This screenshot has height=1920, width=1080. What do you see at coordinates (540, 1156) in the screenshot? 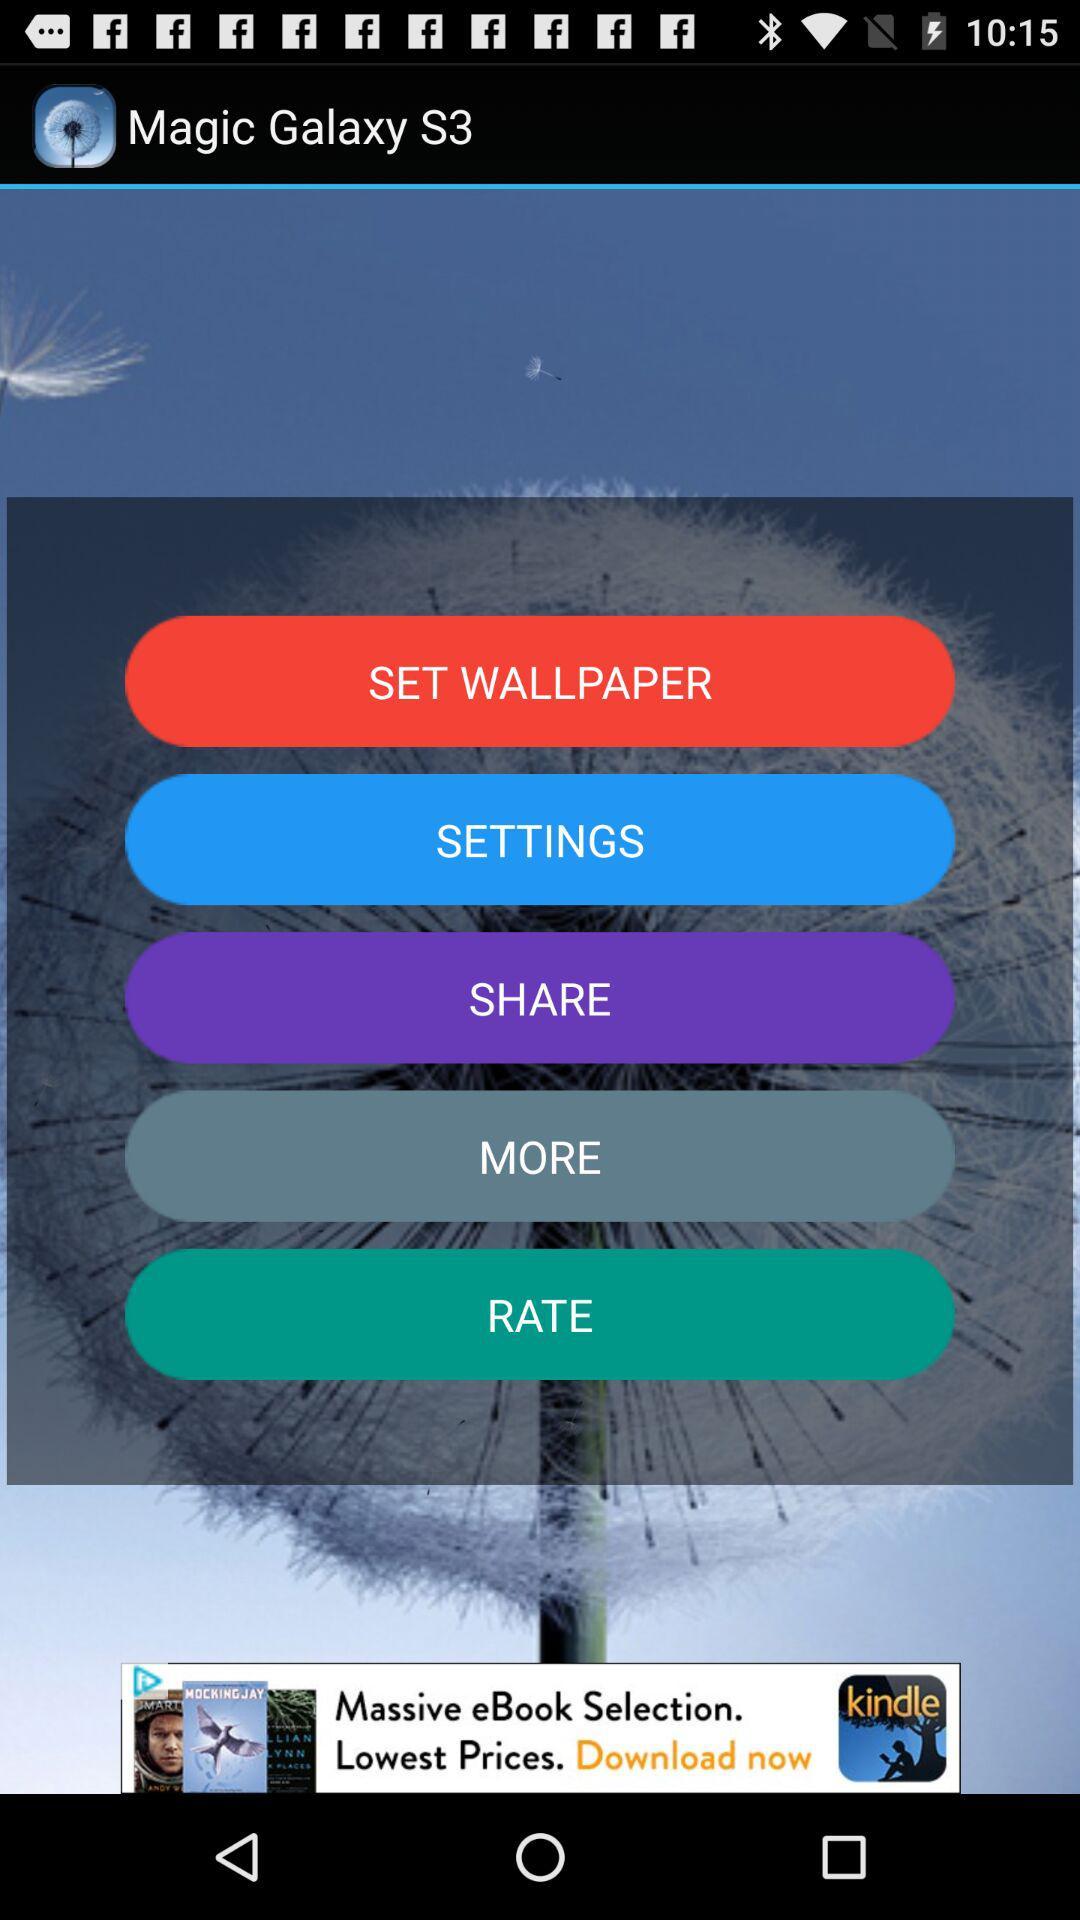
I see `item above rate item` at bounding box center [540, 1156].